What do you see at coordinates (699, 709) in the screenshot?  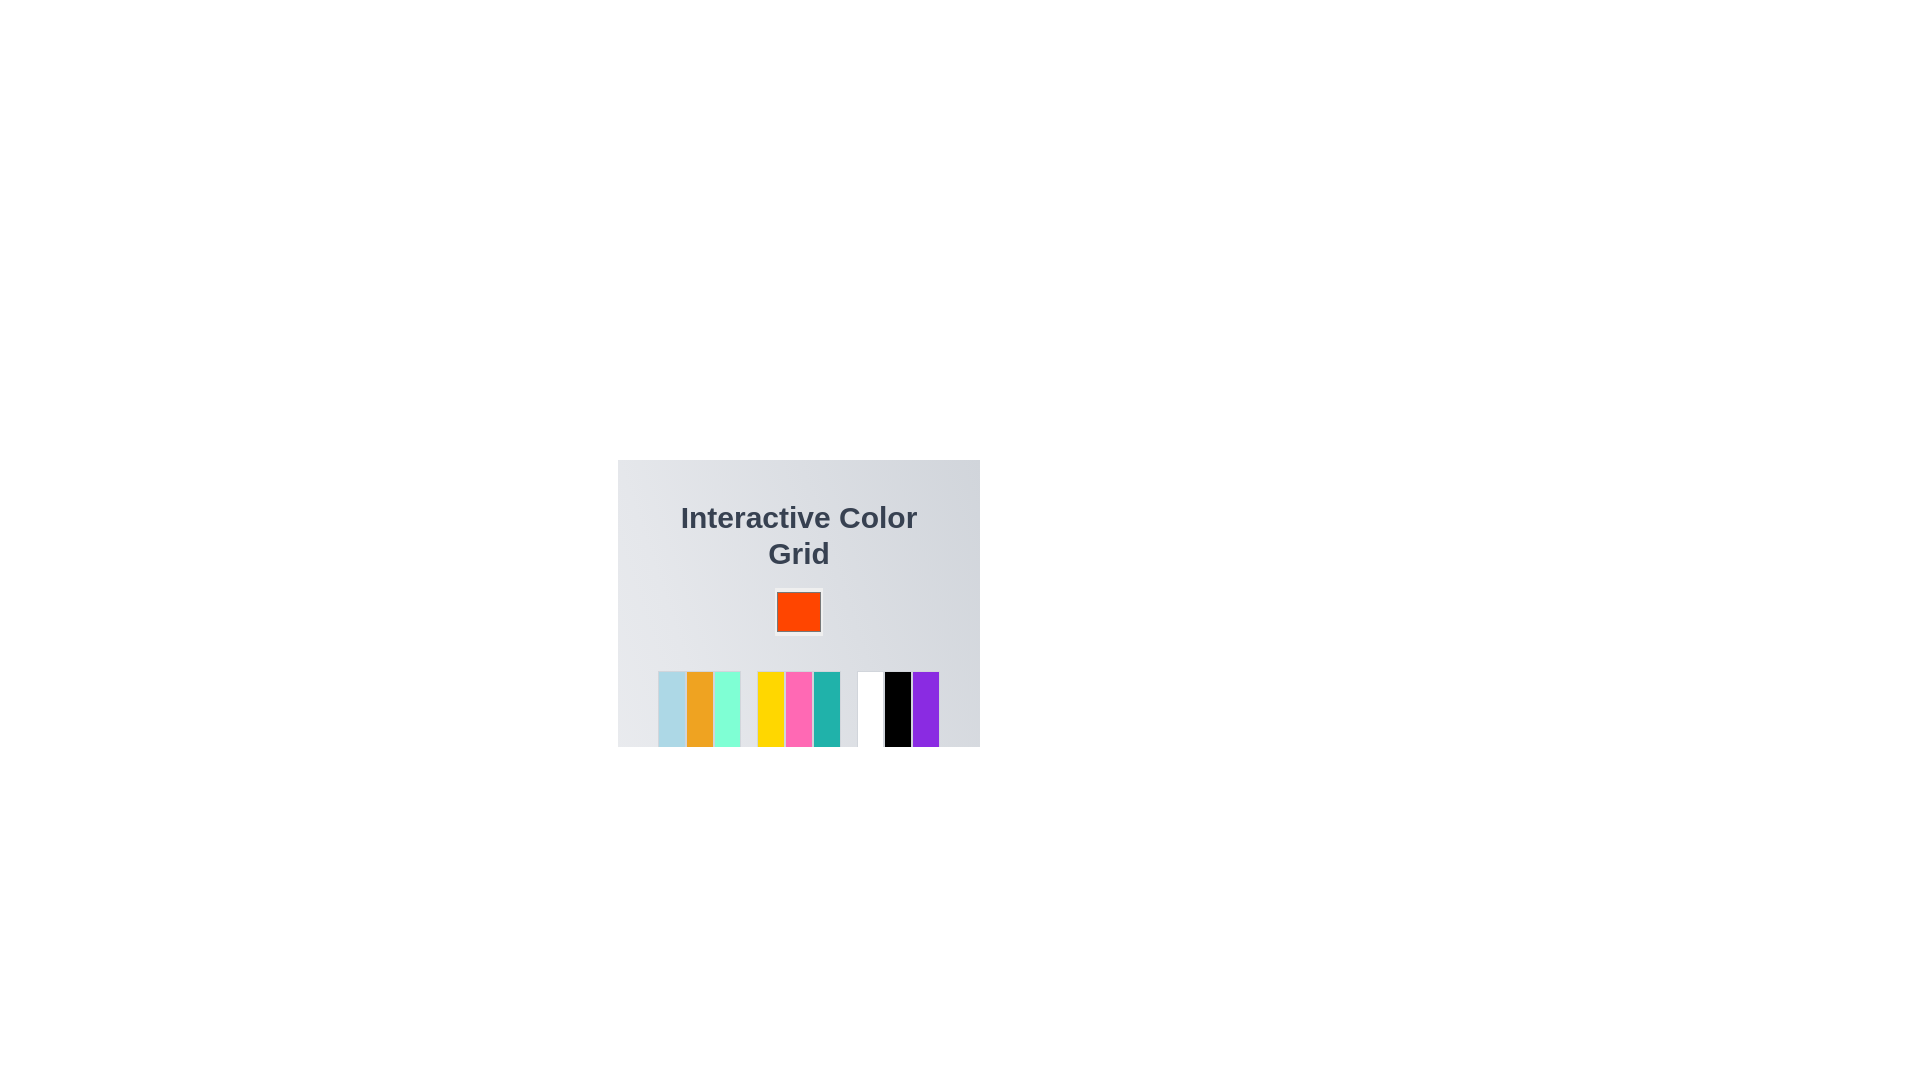 I see `the Interactive Box` at bounding box center [699, 709].